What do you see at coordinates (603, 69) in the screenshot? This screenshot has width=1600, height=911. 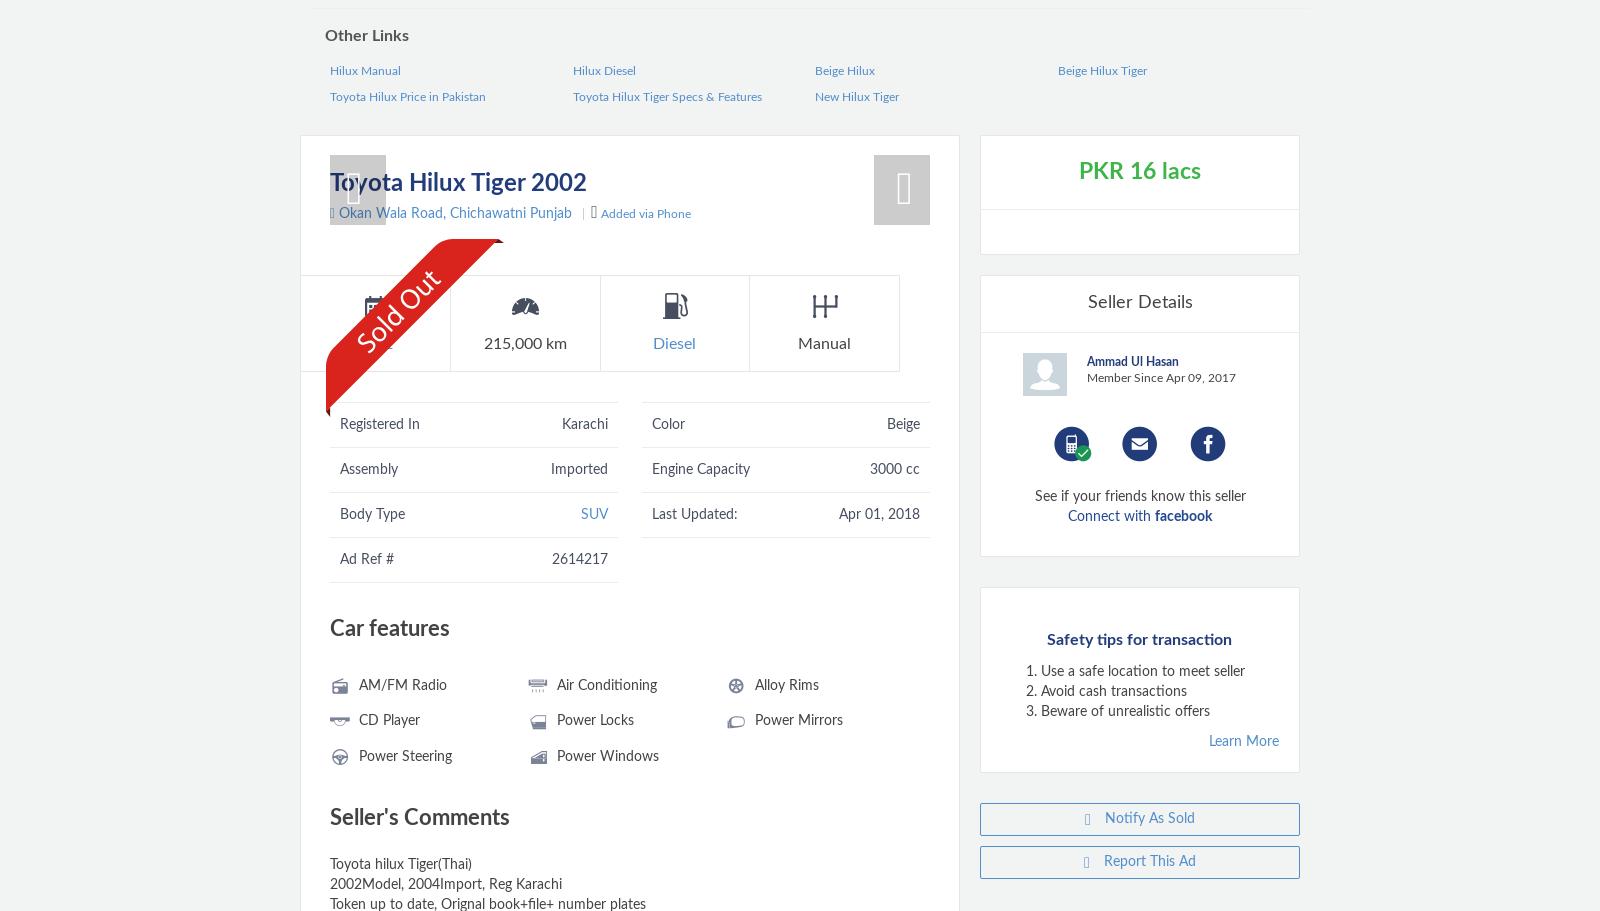 I see `'Hilux Diesel'` at bounding box center [603, 69].